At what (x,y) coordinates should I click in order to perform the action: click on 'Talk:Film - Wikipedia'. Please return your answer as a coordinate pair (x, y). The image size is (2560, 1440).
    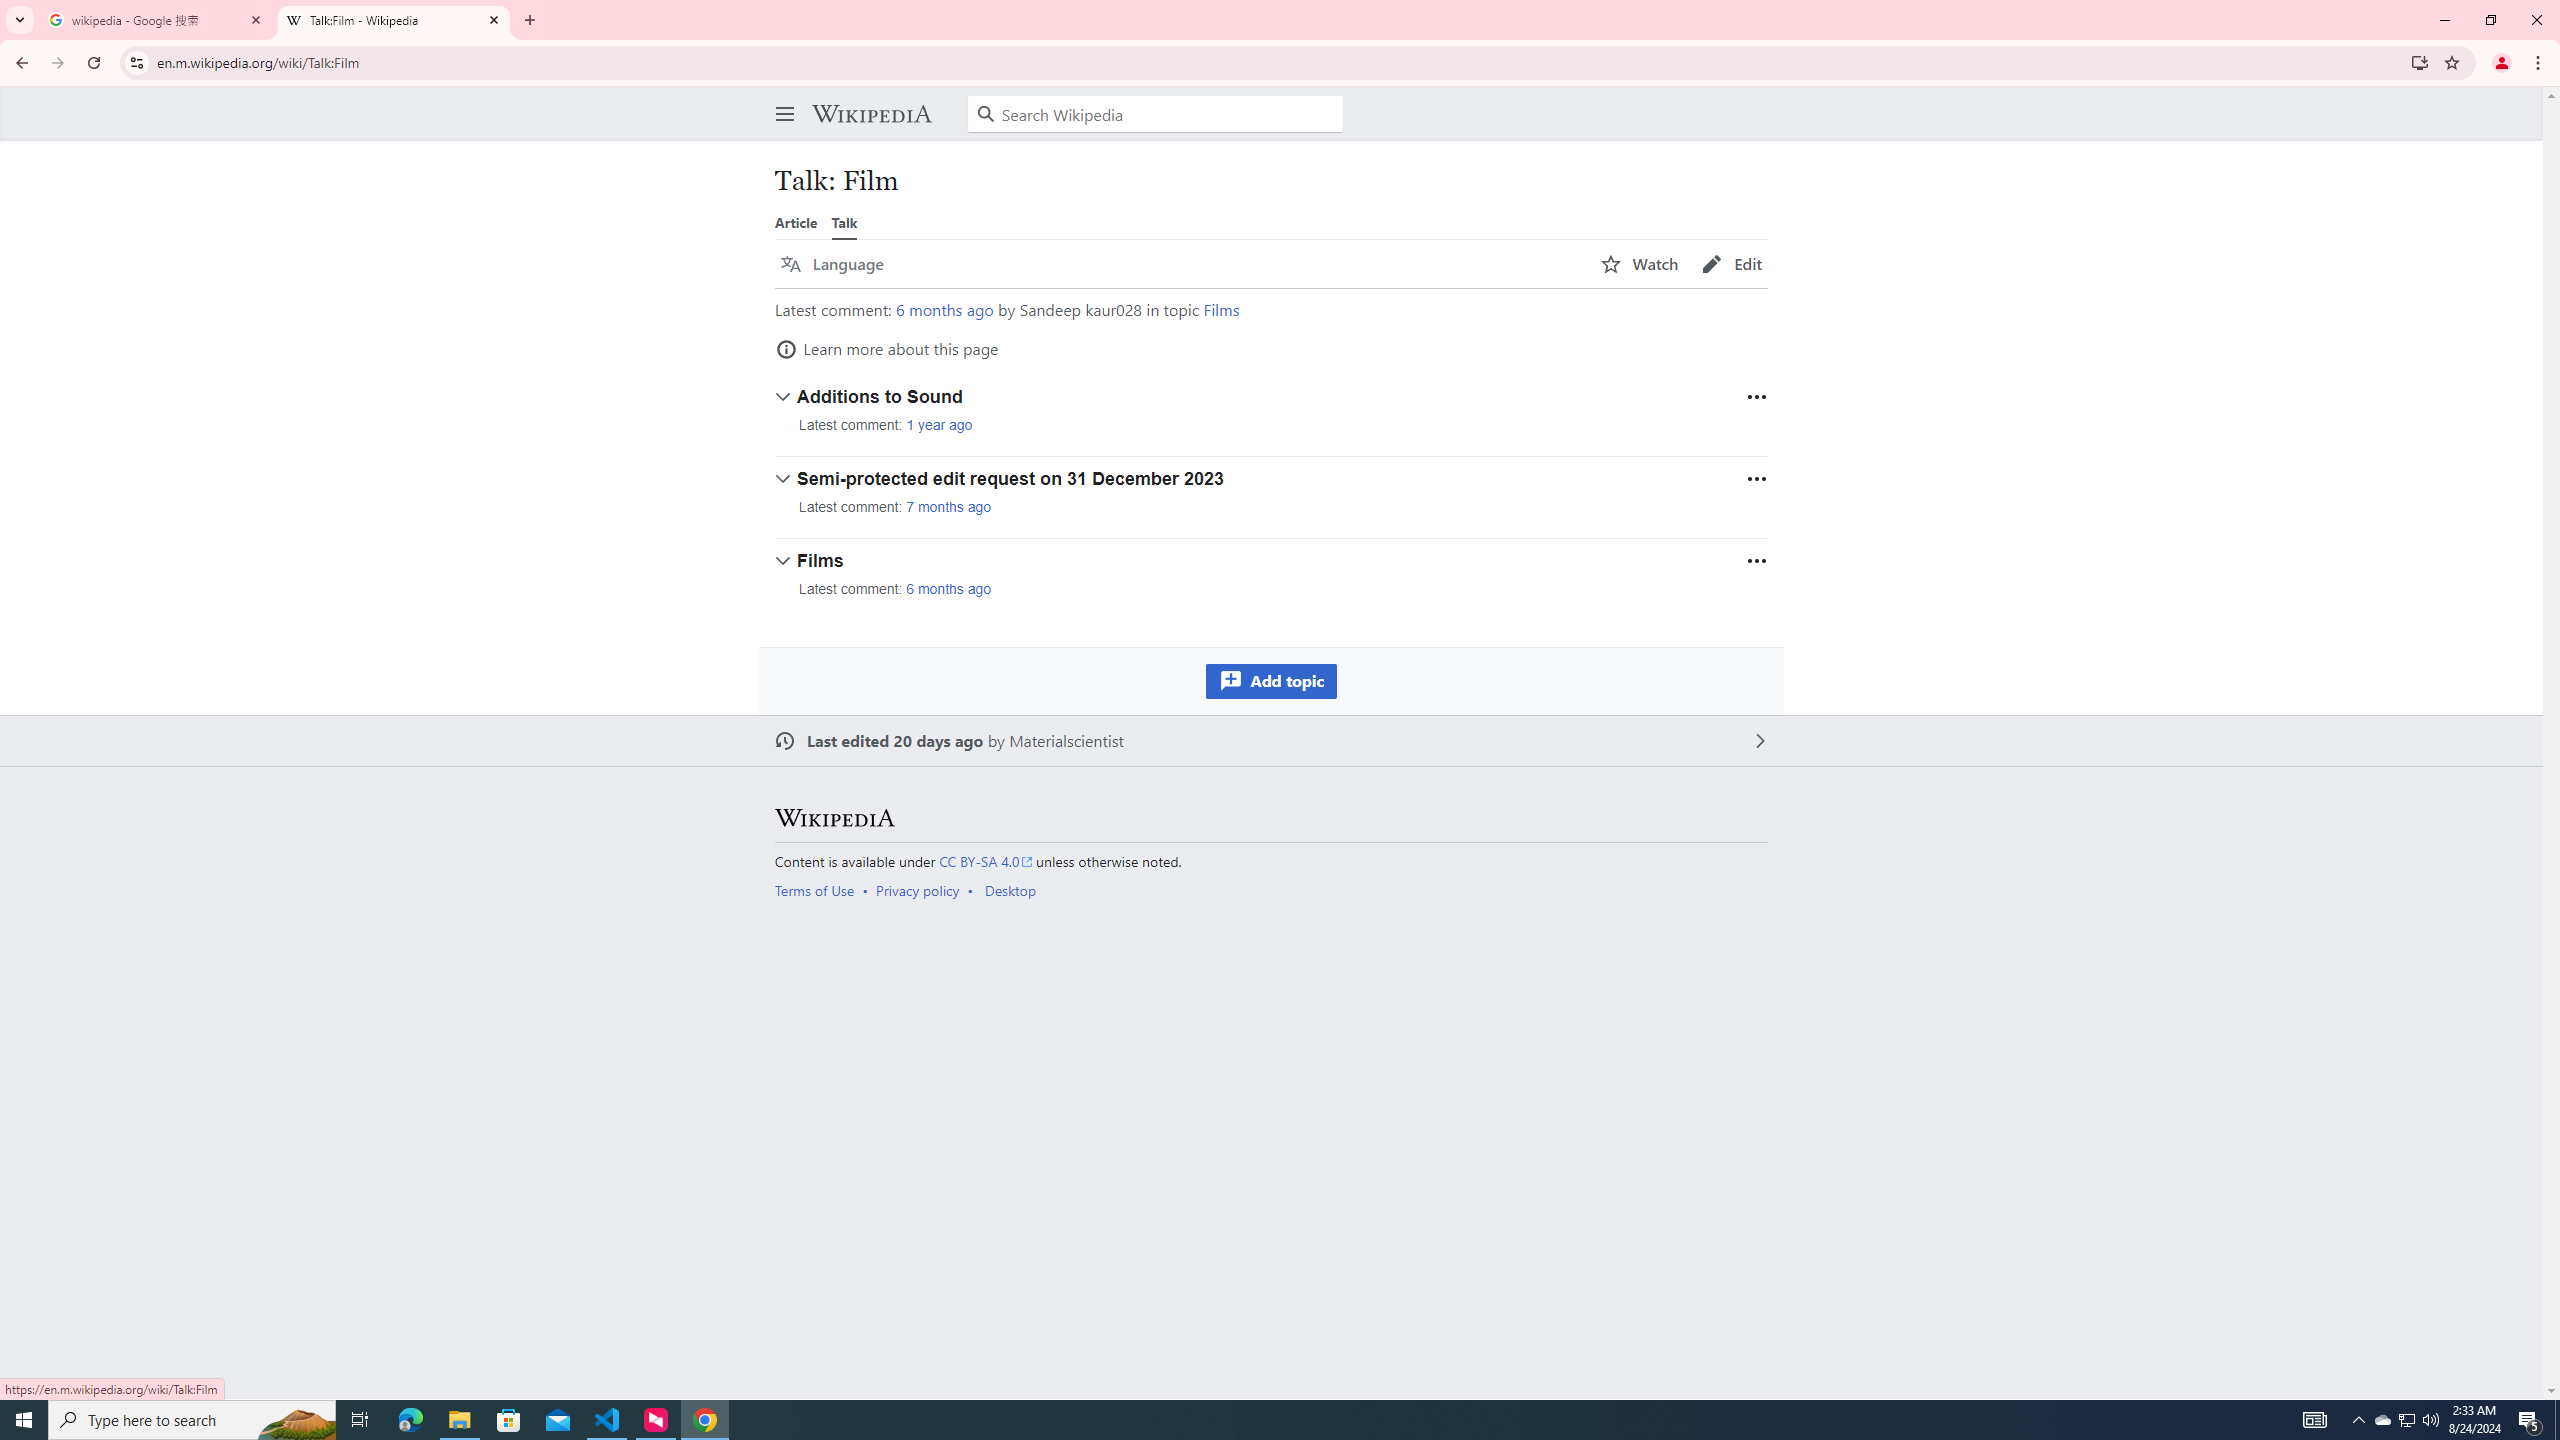
    Looking at the image, I should click on (394, 19).